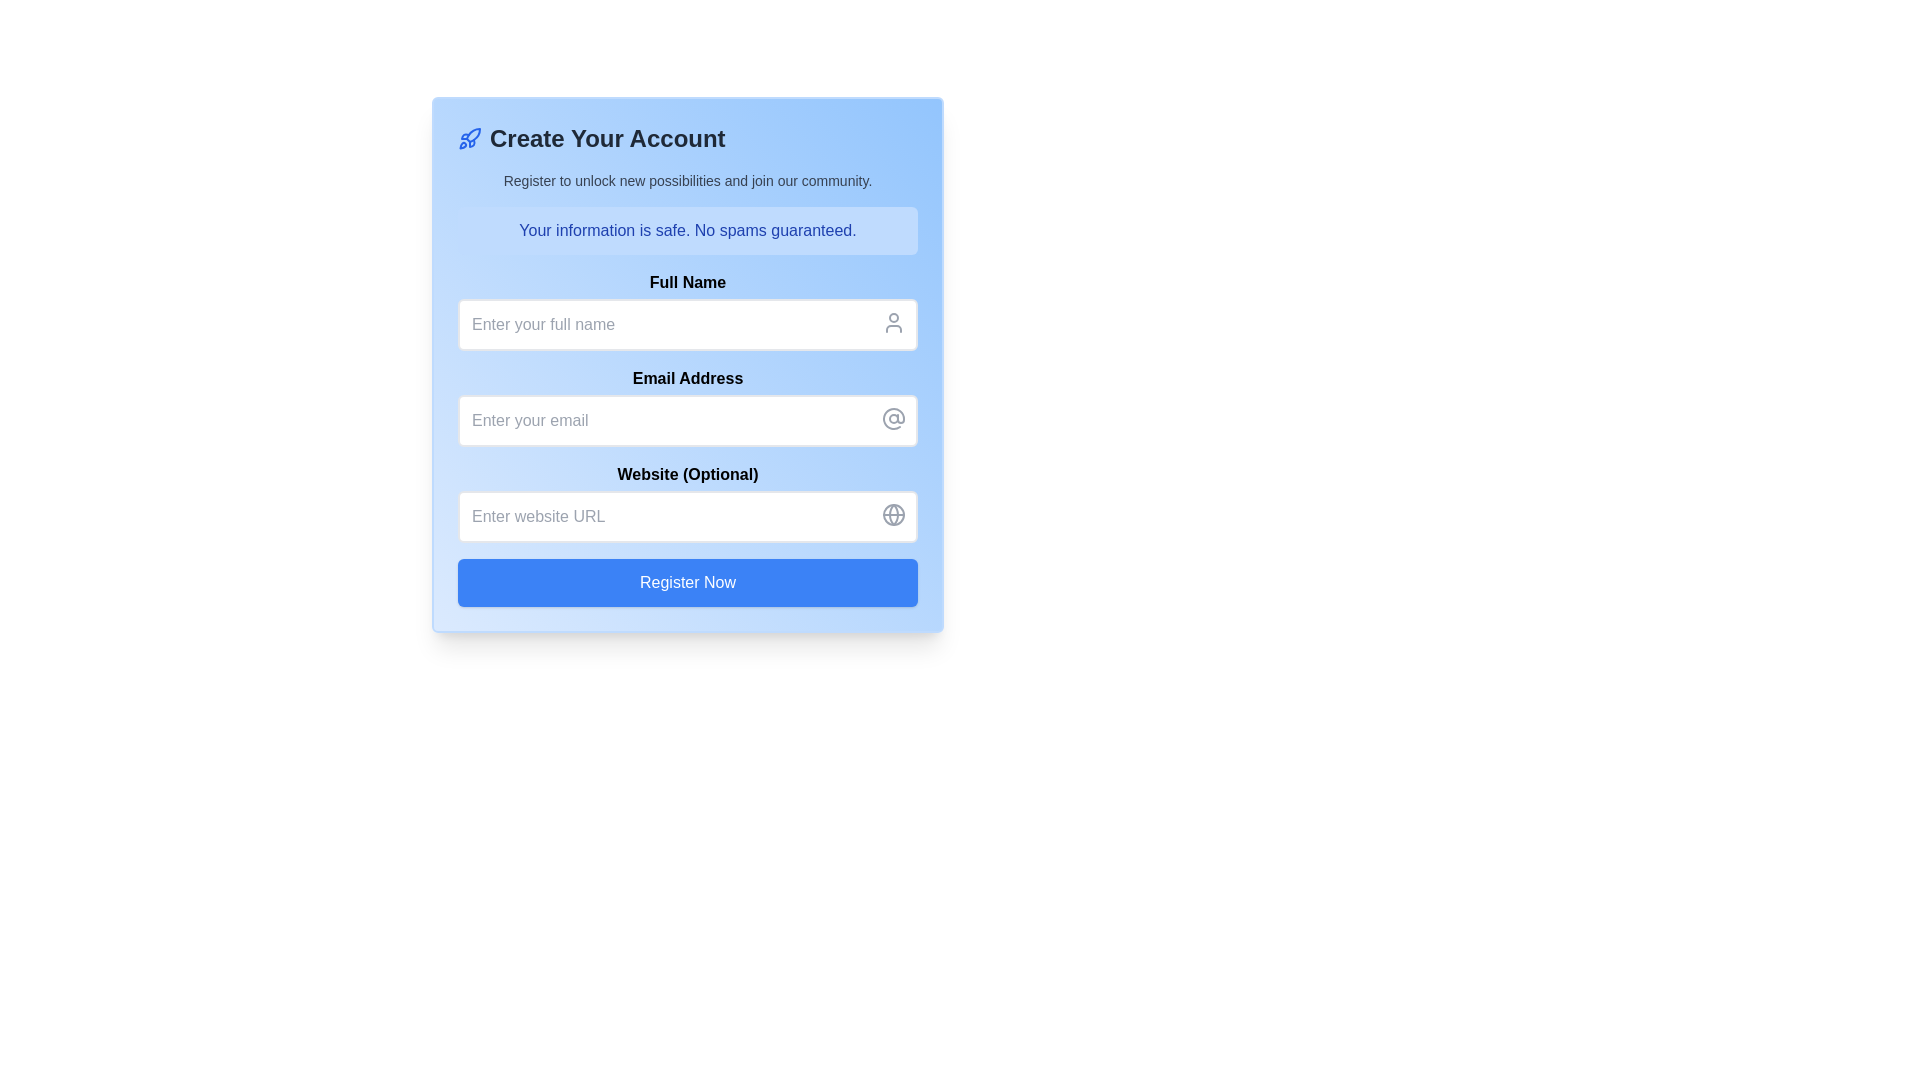 The height and width of the screenshot is (1080, 1920). Describe the element at coordinates (687, 137) in the screenshot. I see `title text 'Create Your Account' which is a bold large-sized text accompanied by a blue rocket icon, located at the top section of a blue gradient background` at that location.